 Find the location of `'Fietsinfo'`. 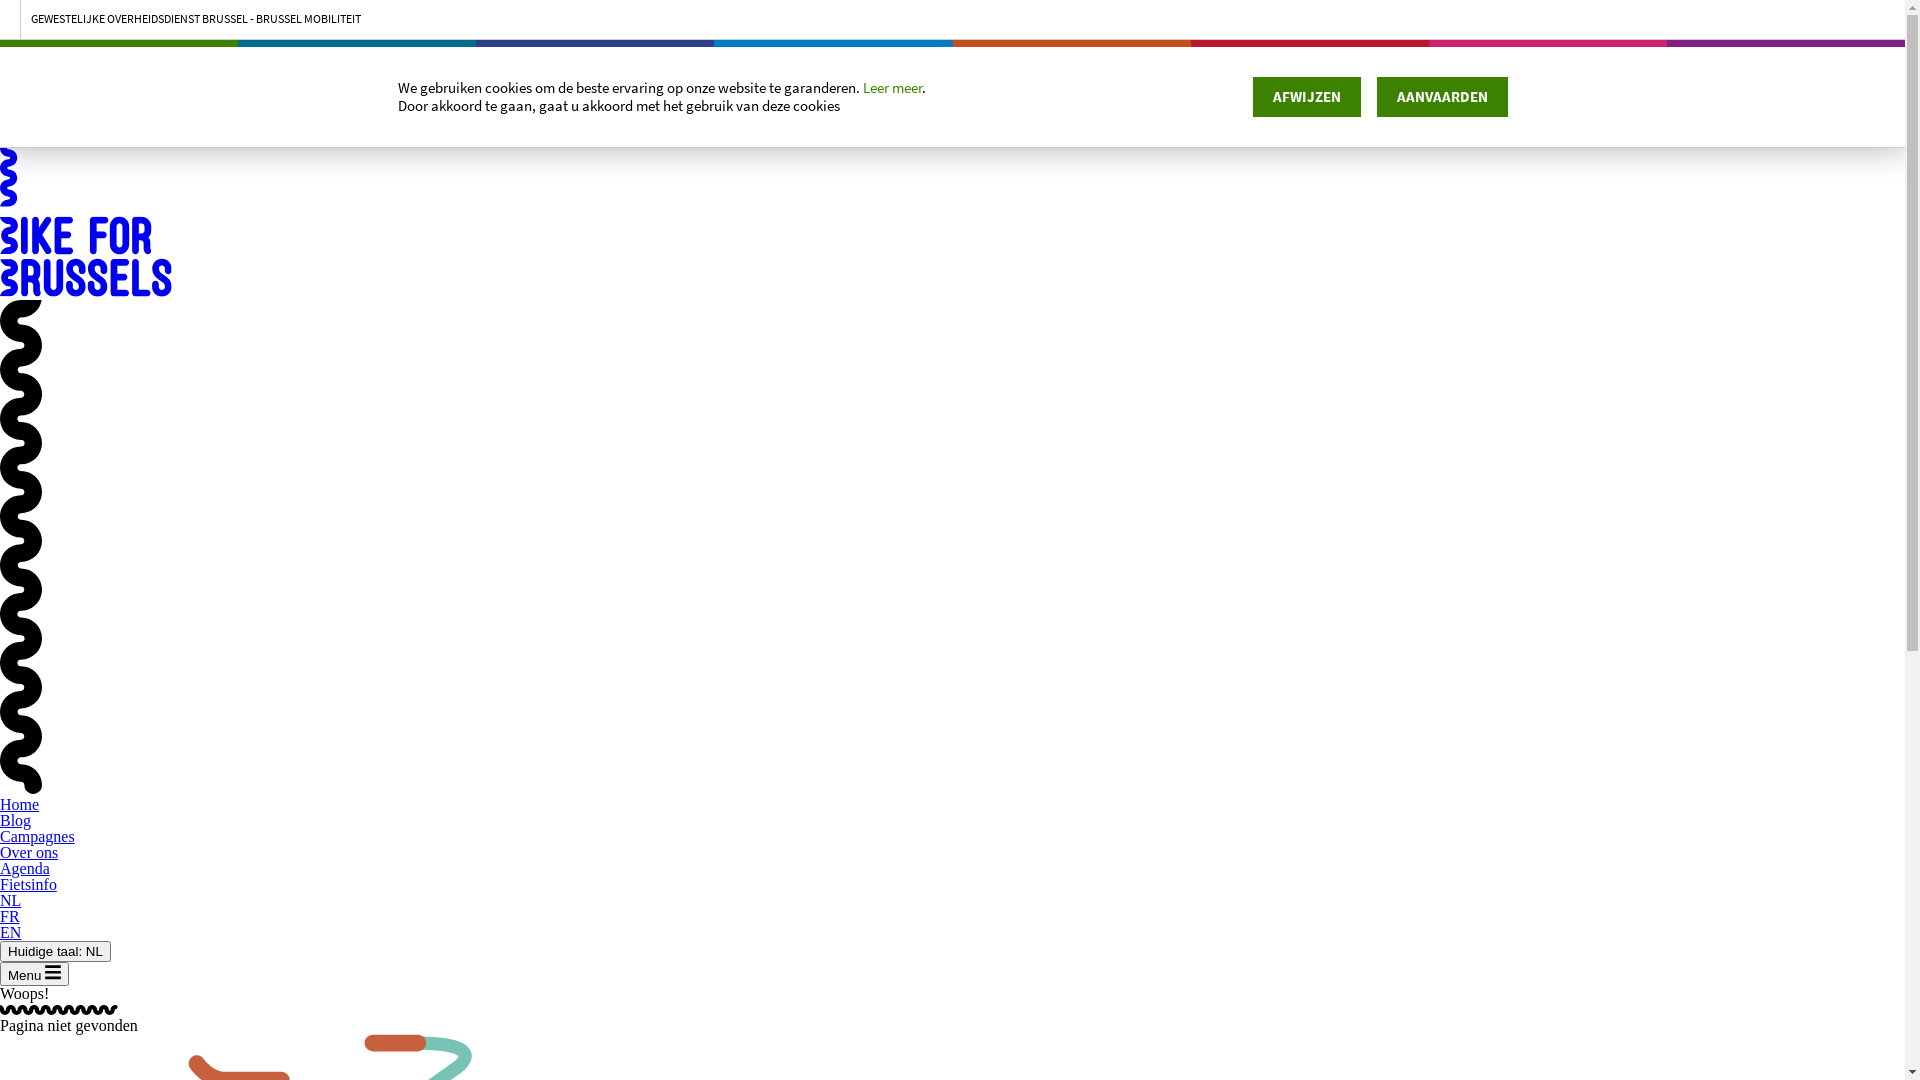

'Fietsinfo' is located at coordinates (0, 883).